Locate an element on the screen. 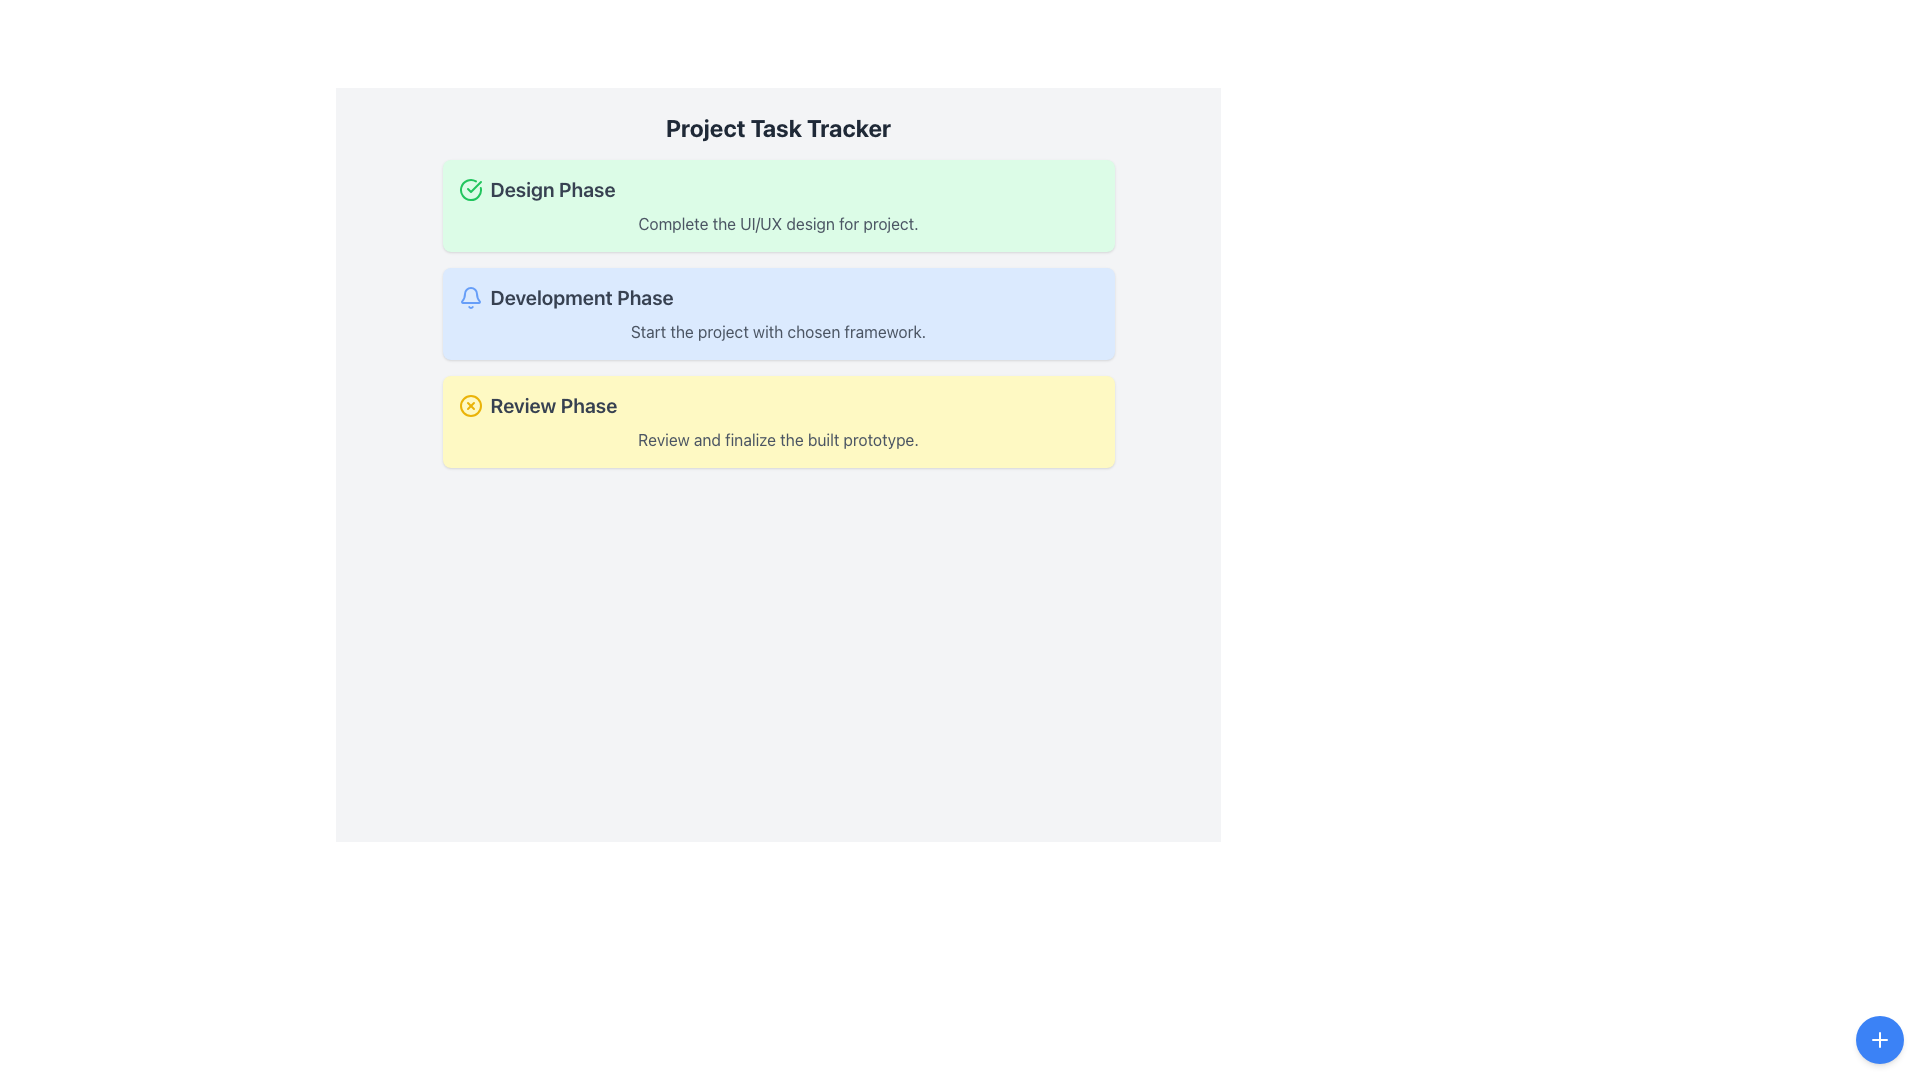 The image size is (1920, 1080). the graphical properties of the decorative or status-indicating icon located in the 'Review Phase' section, adjacent to the text label 'Review Phase' is located at coordinates (469, 405).